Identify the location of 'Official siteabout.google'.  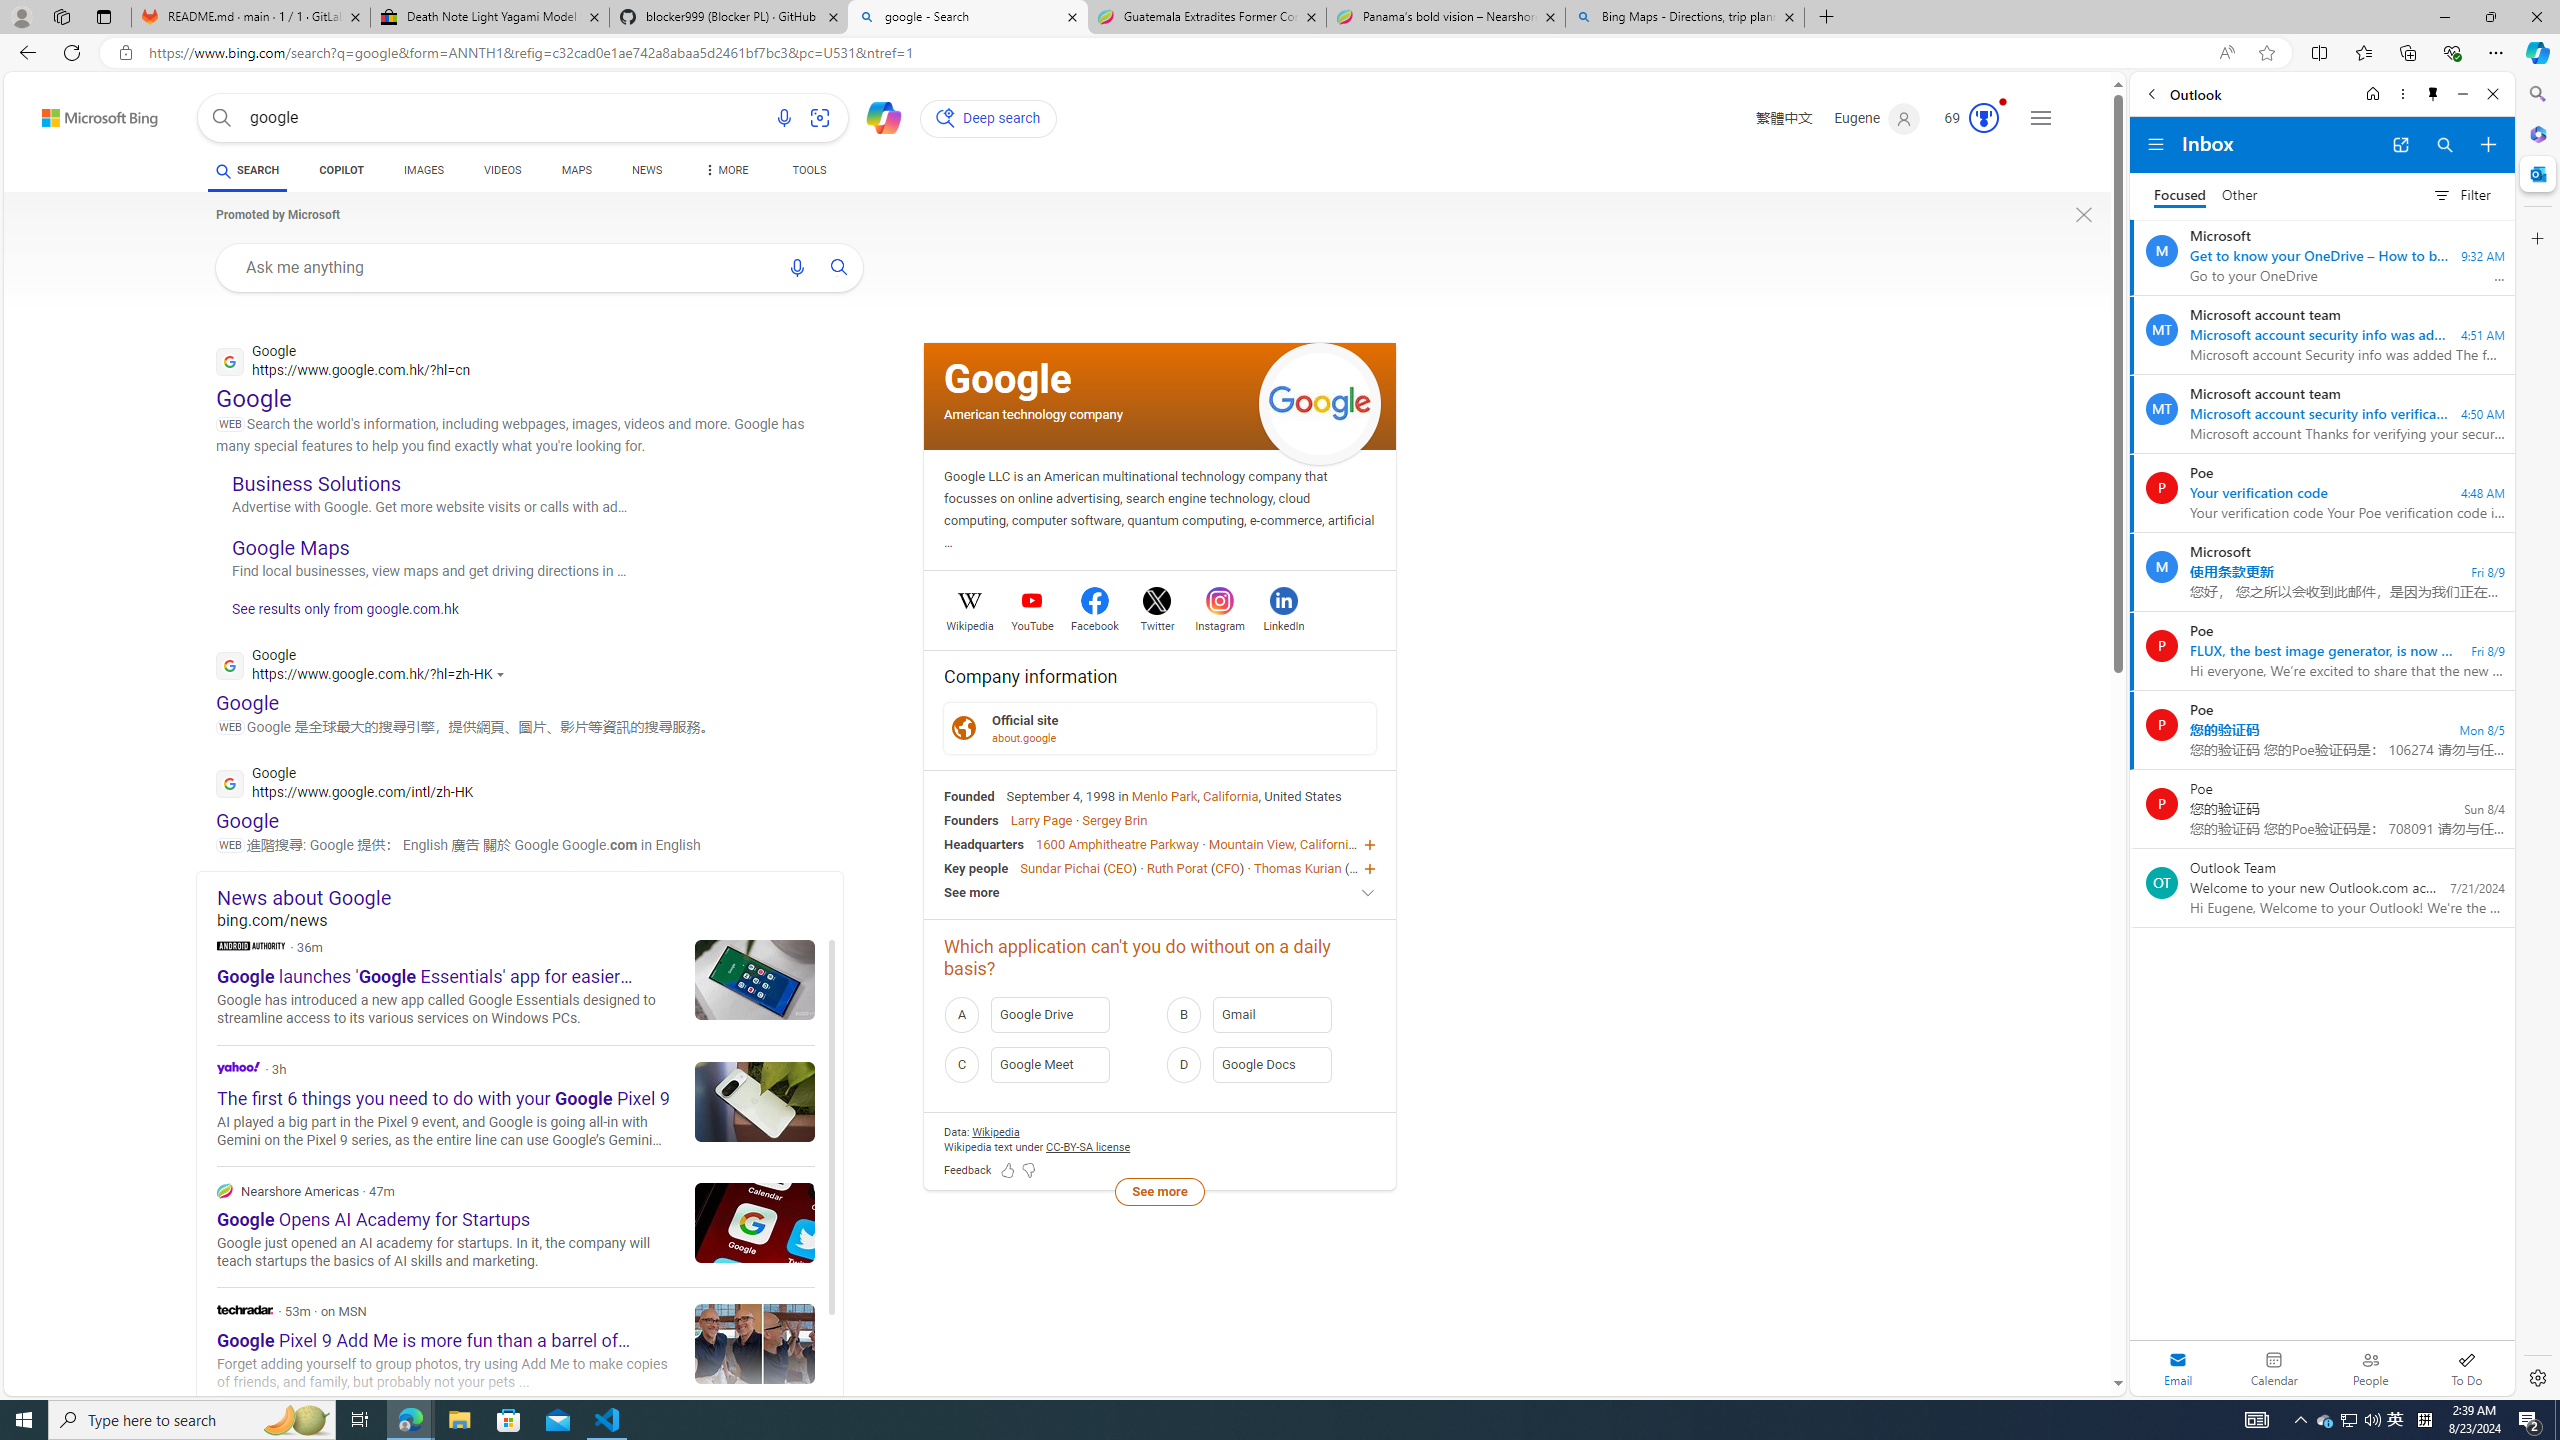
(1159, 727).